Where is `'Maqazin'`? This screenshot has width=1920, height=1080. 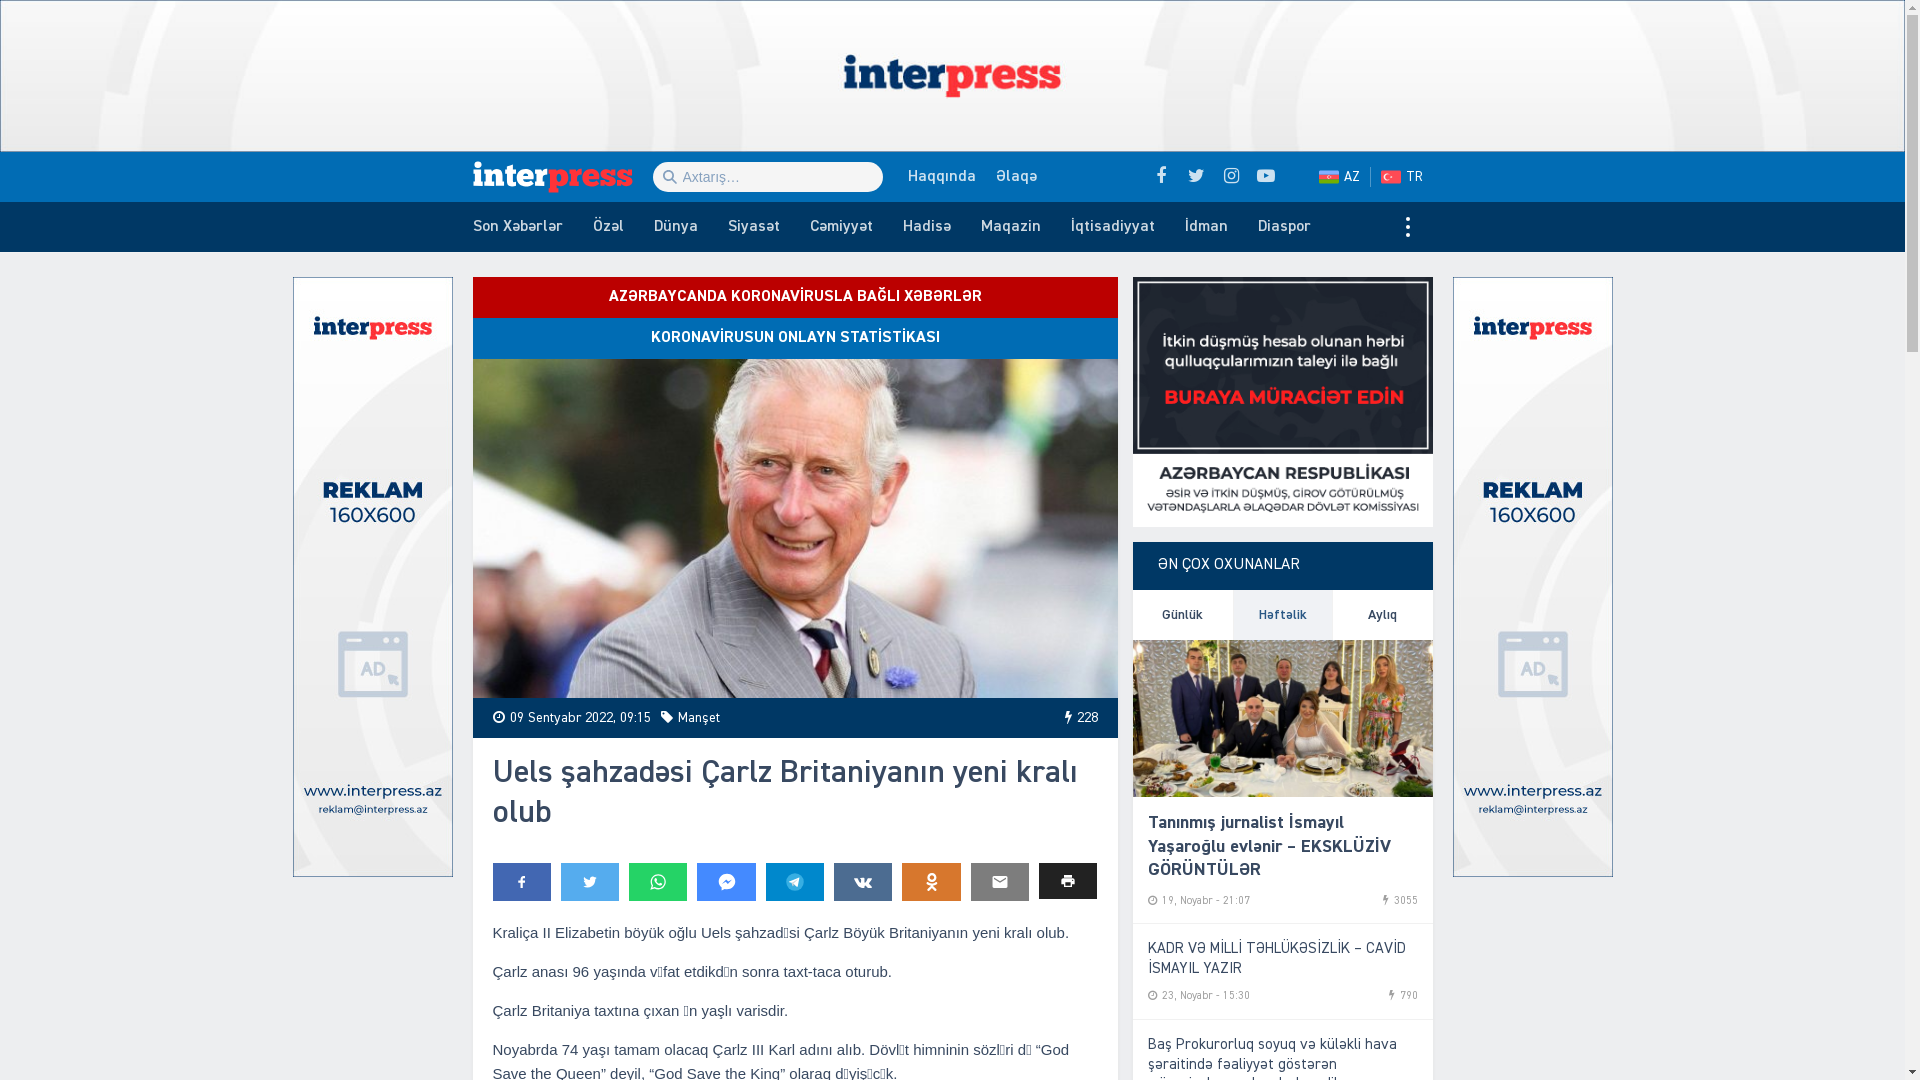 'Maqazin' is located at coordinates (1011, 226).